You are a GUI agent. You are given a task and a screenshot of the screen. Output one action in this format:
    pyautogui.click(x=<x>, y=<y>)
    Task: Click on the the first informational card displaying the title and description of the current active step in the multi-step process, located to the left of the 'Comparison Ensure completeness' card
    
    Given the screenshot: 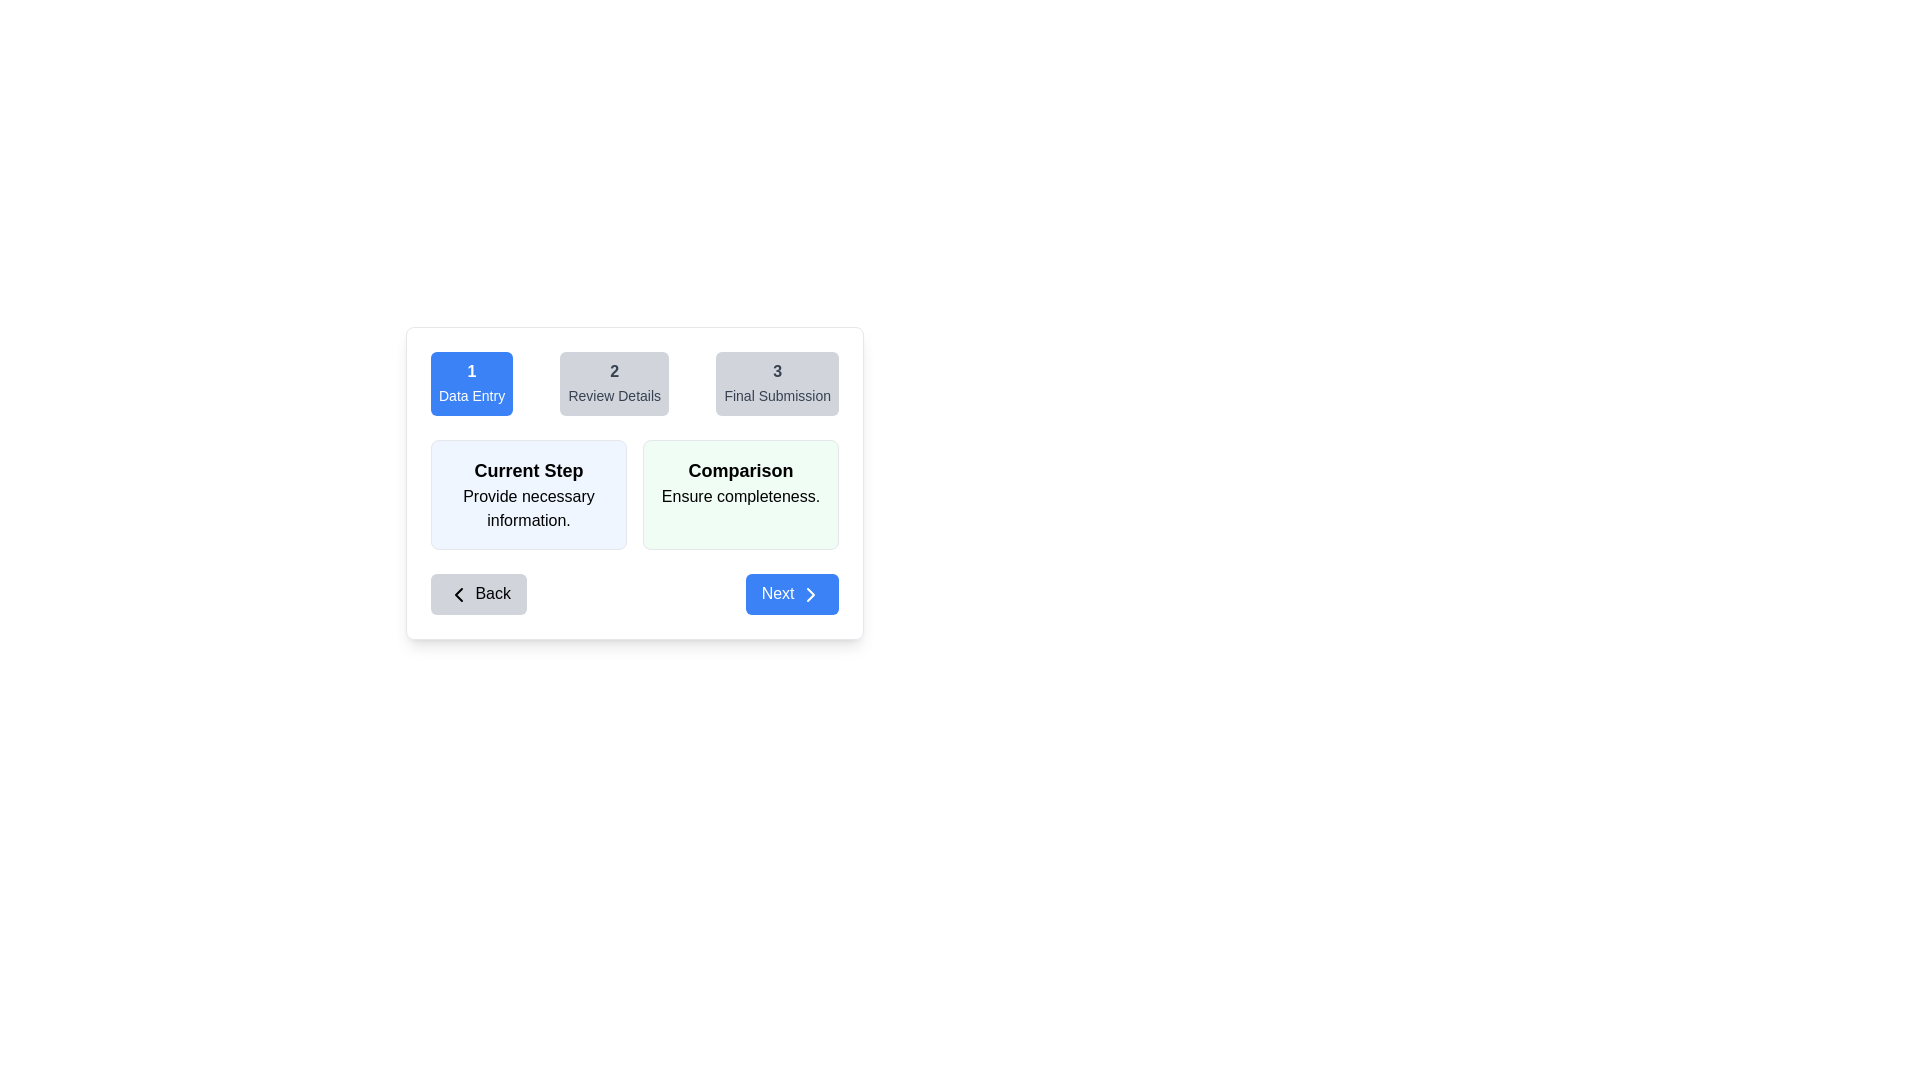 What is the action you would take?
    pyautogui.click(x=528, y=494)
    